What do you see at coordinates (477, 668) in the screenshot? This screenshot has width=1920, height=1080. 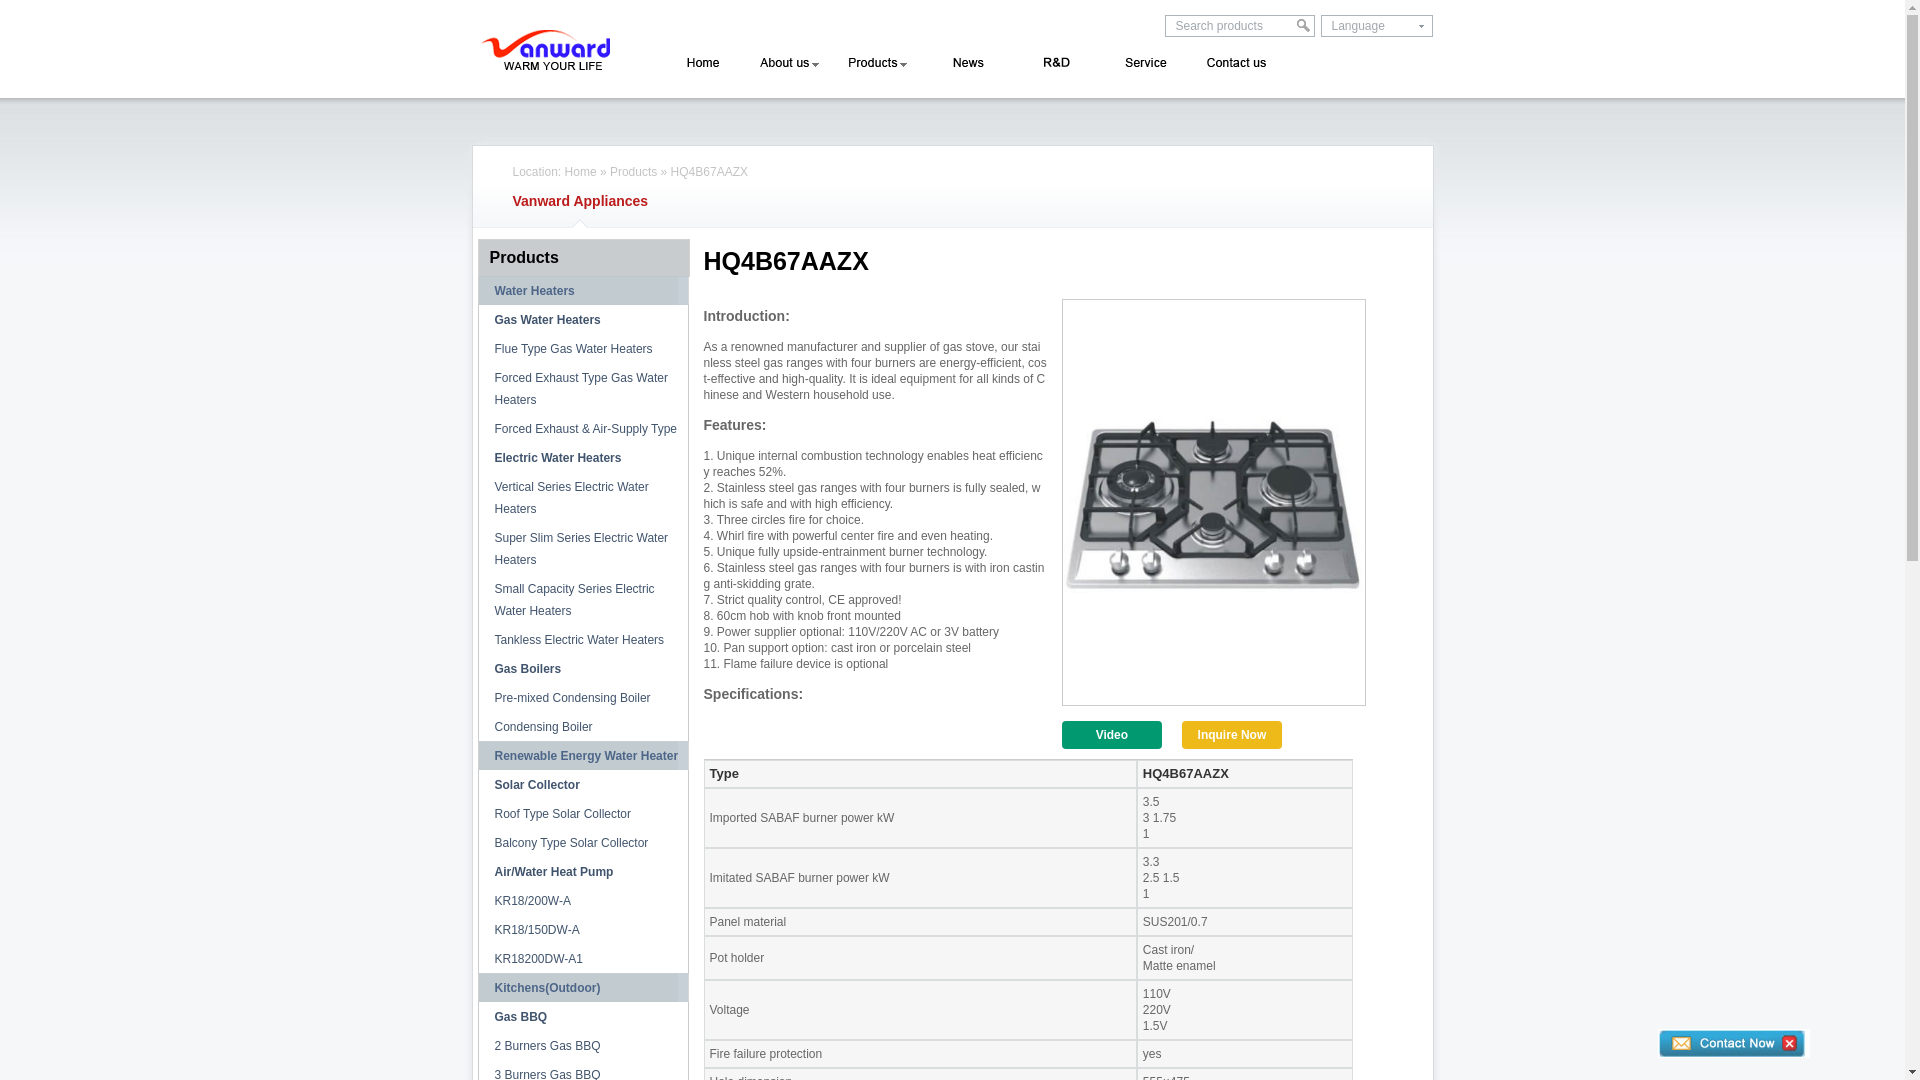 I see `'Gas Boilers'` at bounding box center [477, 668].